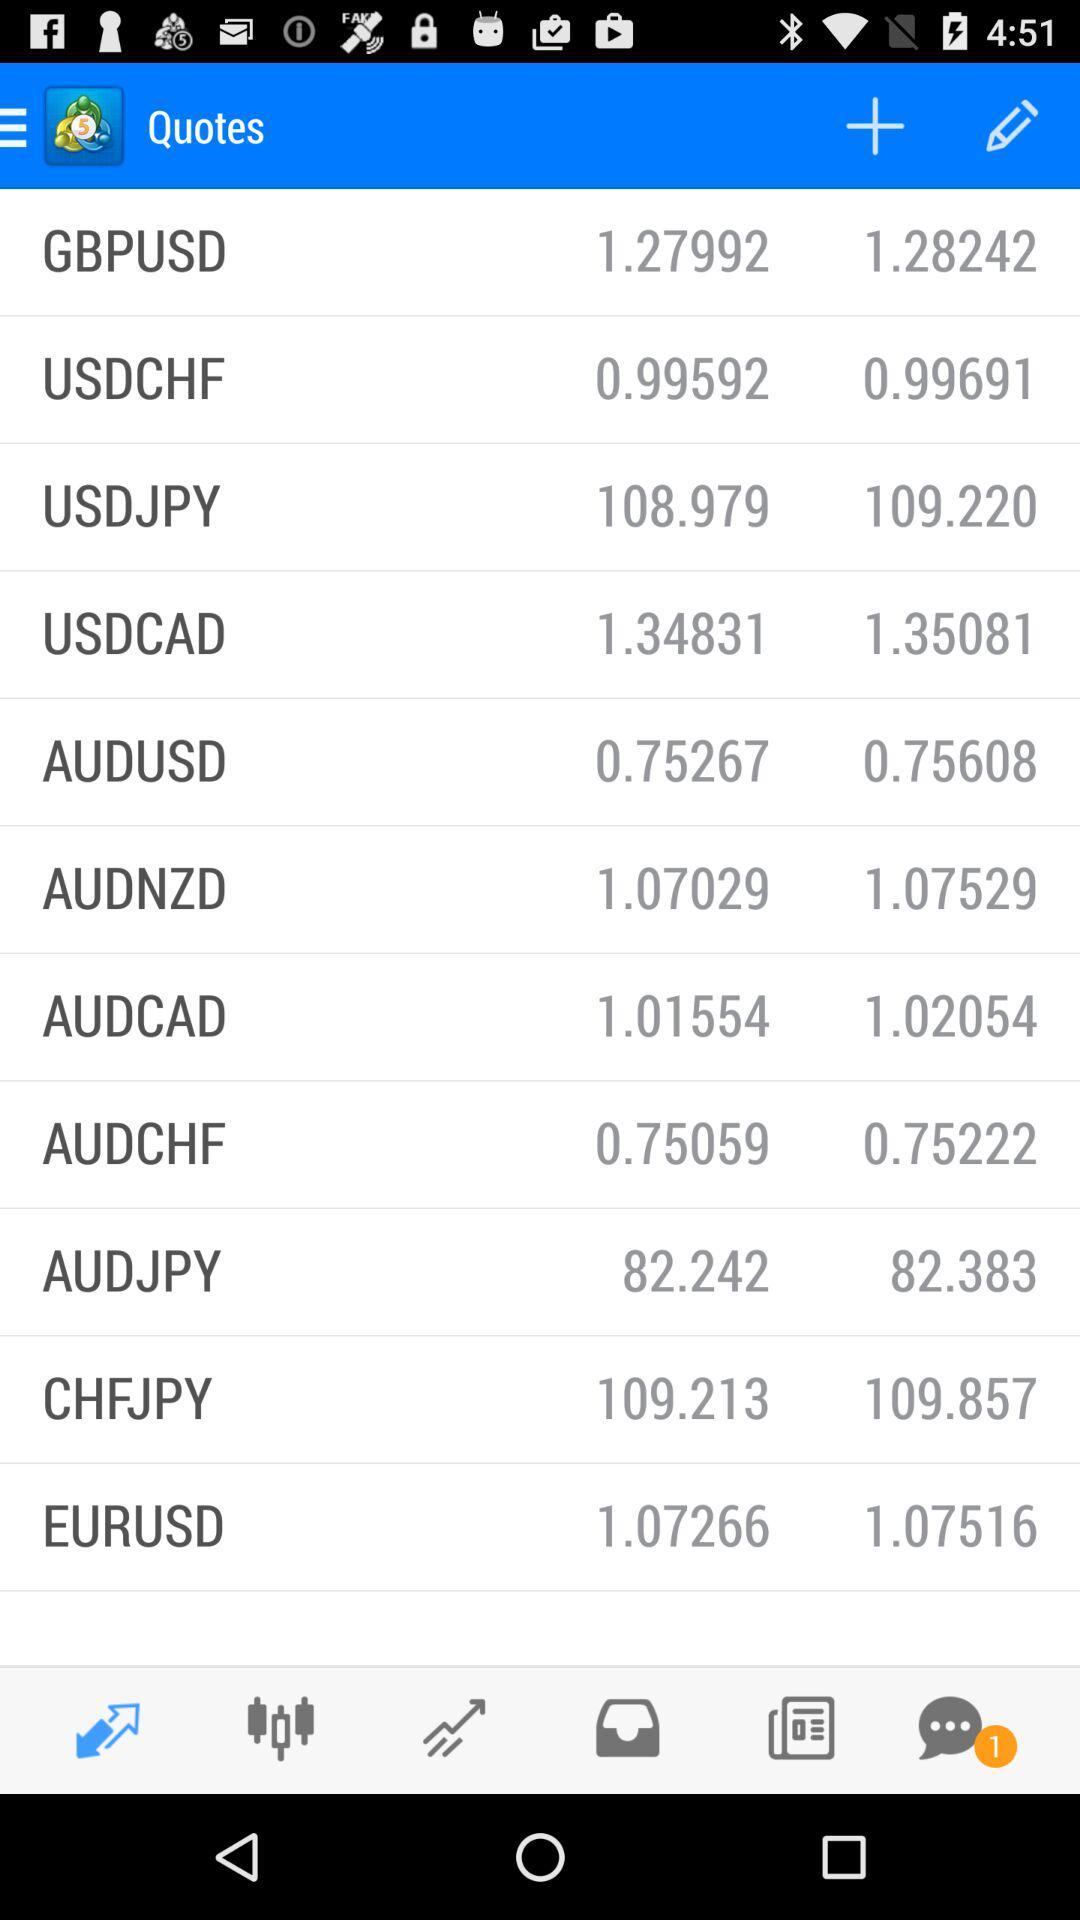 This screenshot has height=1920, width=1080. I want to click on the sliders icon, so click(280, 1848).